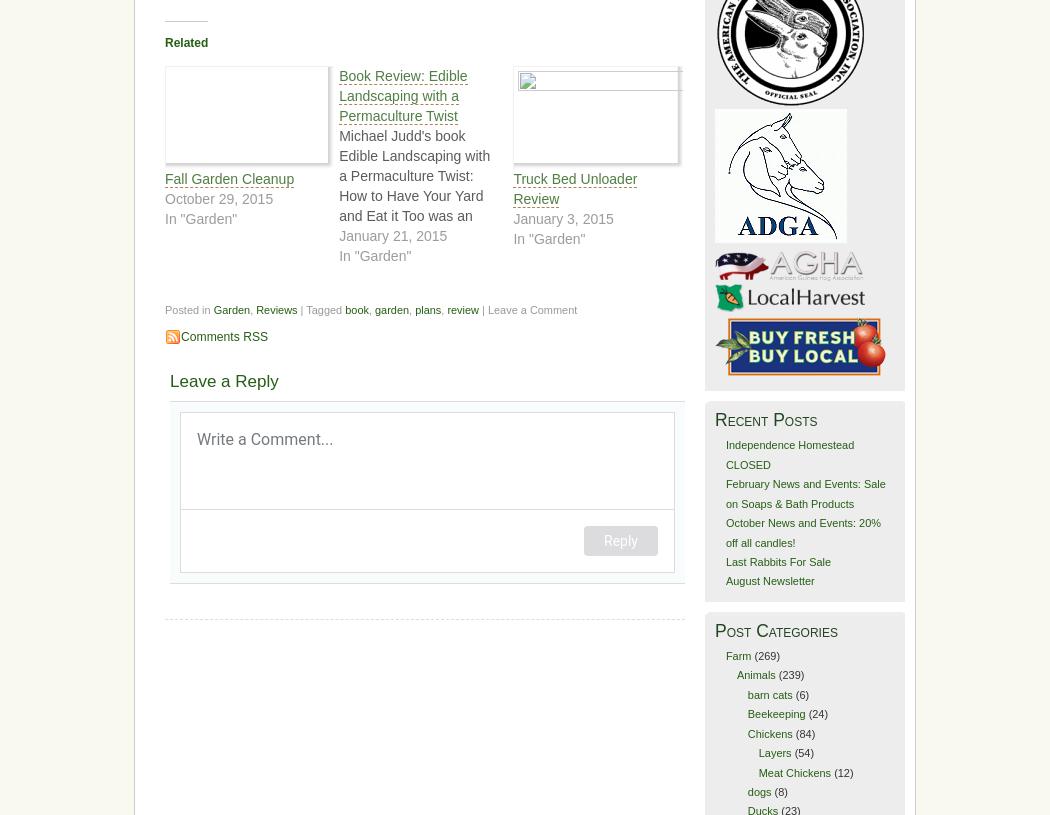  What do you see at coordinates (793, 771) in the screenshot?
I see `'Meat Chickens'` at bounding box center [793, 771].